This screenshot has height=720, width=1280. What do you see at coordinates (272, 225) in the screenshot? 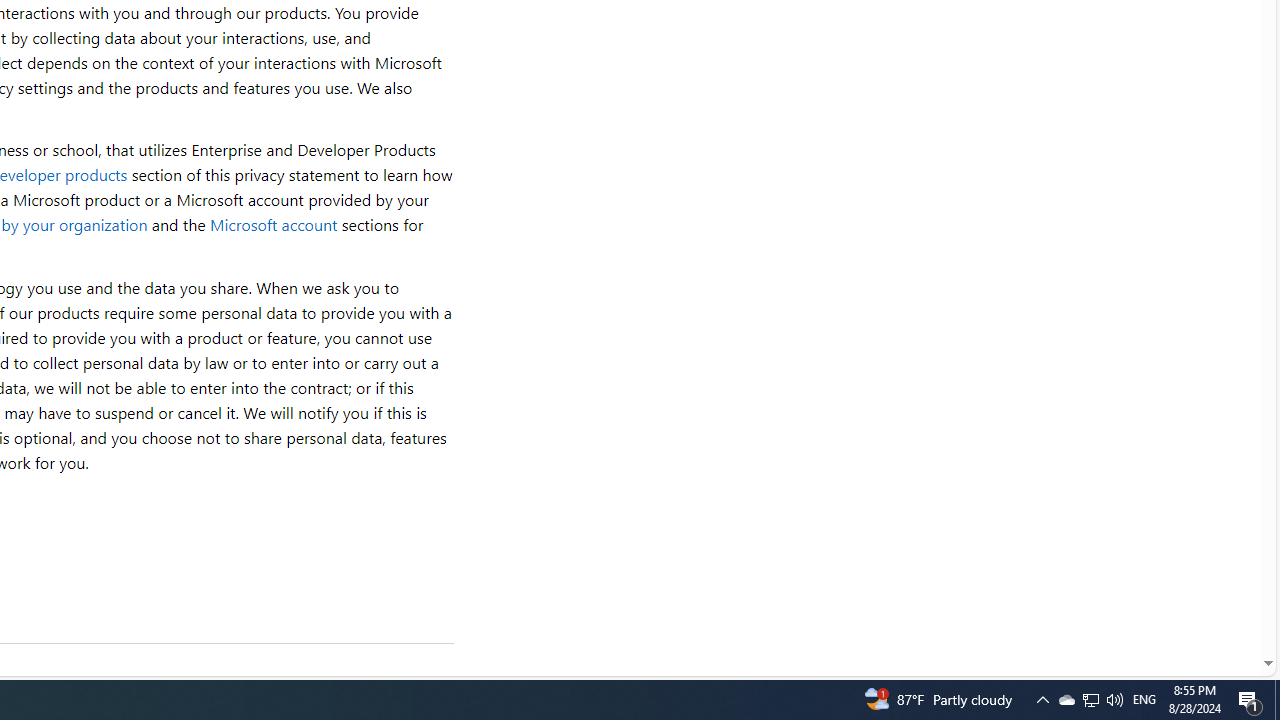
I see `'Microsoft account'` at bounding box center [272, 225].